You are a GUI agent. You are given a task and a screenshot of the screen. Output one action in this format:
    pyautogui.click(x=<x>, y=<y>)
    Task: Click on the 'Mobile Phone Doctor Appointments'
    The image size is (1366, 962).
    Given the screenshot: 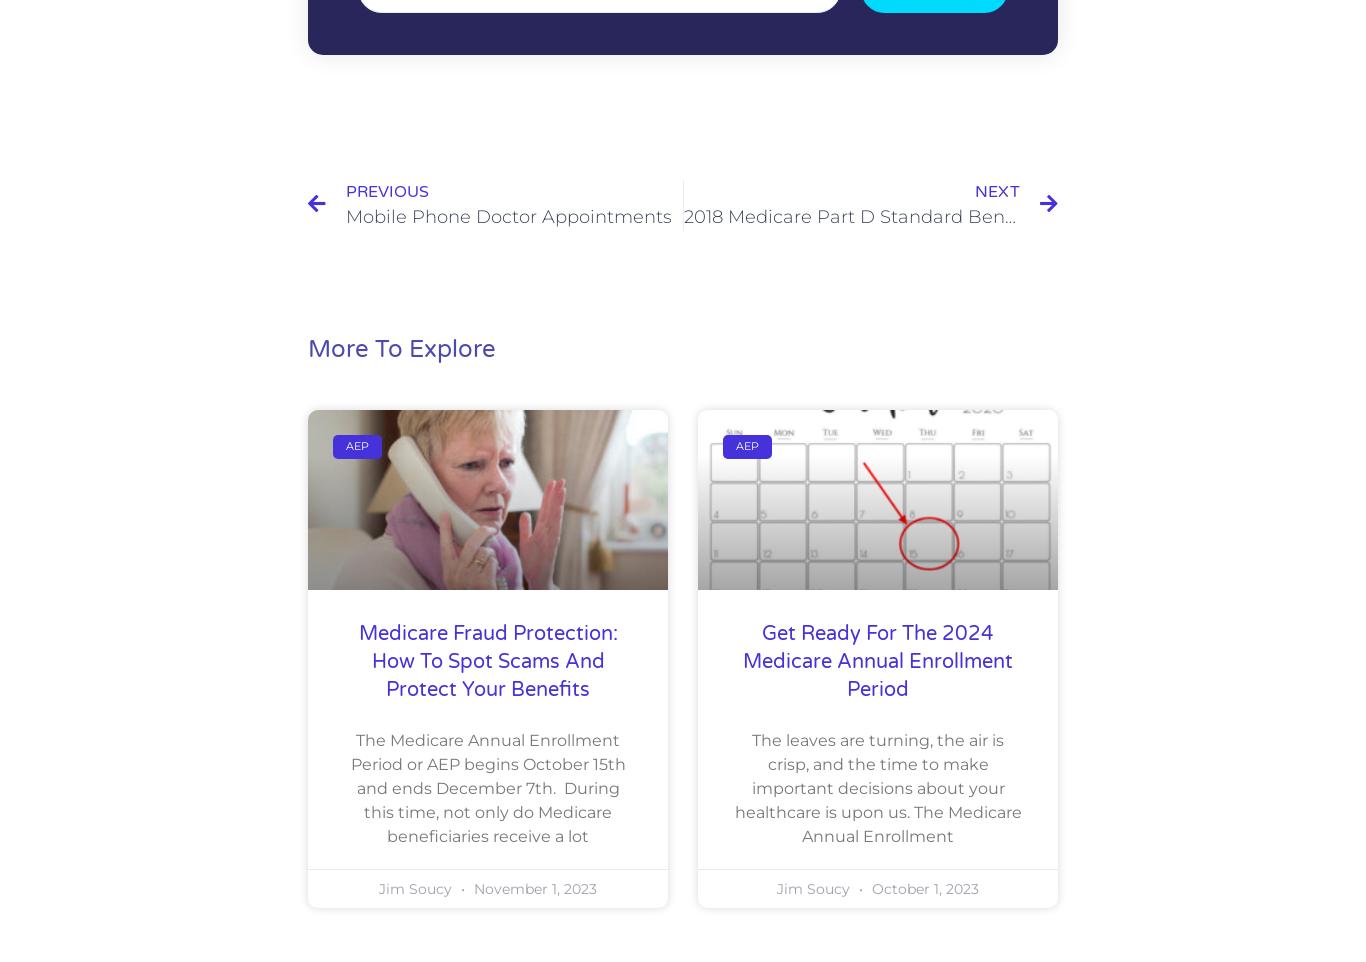 What is the action you would take?
    pyautogui.click(x=345, y=214)
    